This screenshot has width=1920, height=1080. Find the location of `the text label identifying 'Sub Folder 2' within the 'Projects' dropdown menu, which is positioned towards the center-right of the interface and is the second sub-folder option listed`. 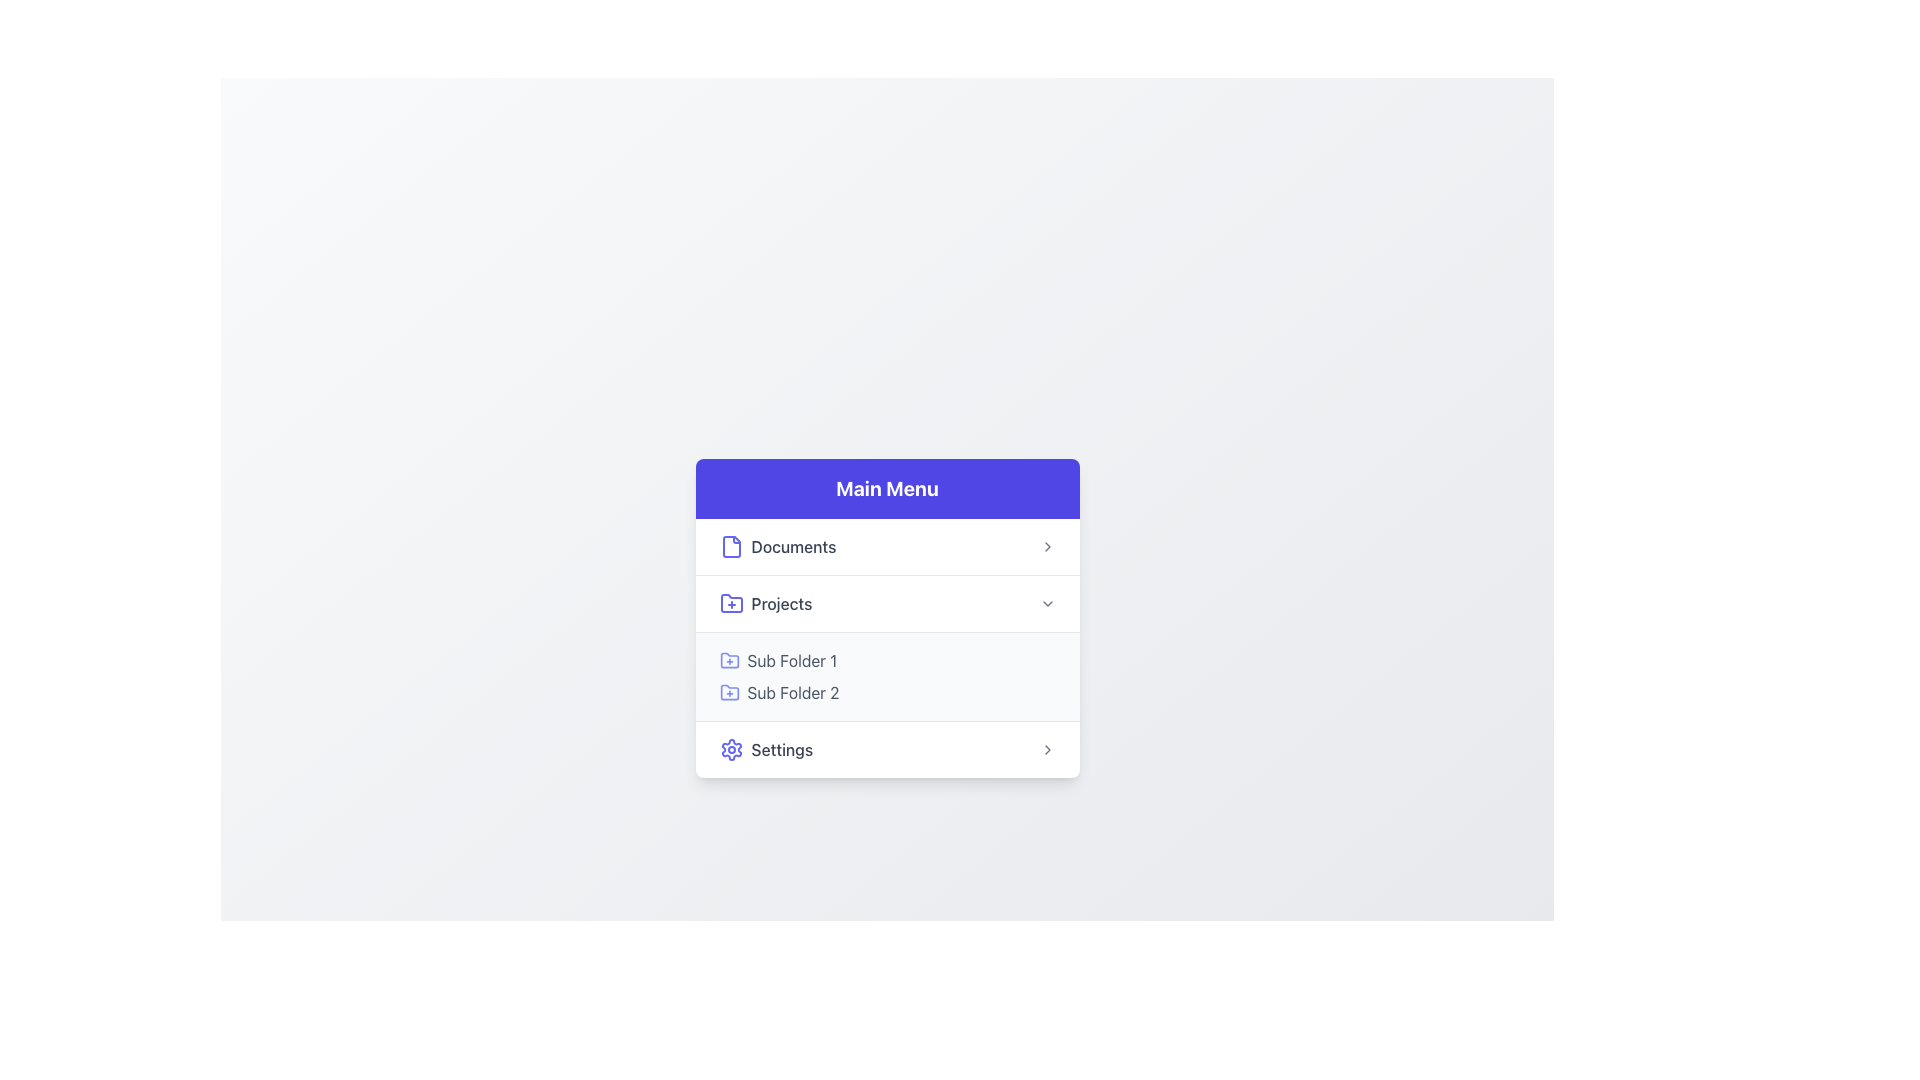

the text label identifying 'Sub Folder 2' within the 'Projects' dropdown menu, which is positioned towards the center-right of the interface and is the second sub-folder option listed is located at coordinates (792, 691).